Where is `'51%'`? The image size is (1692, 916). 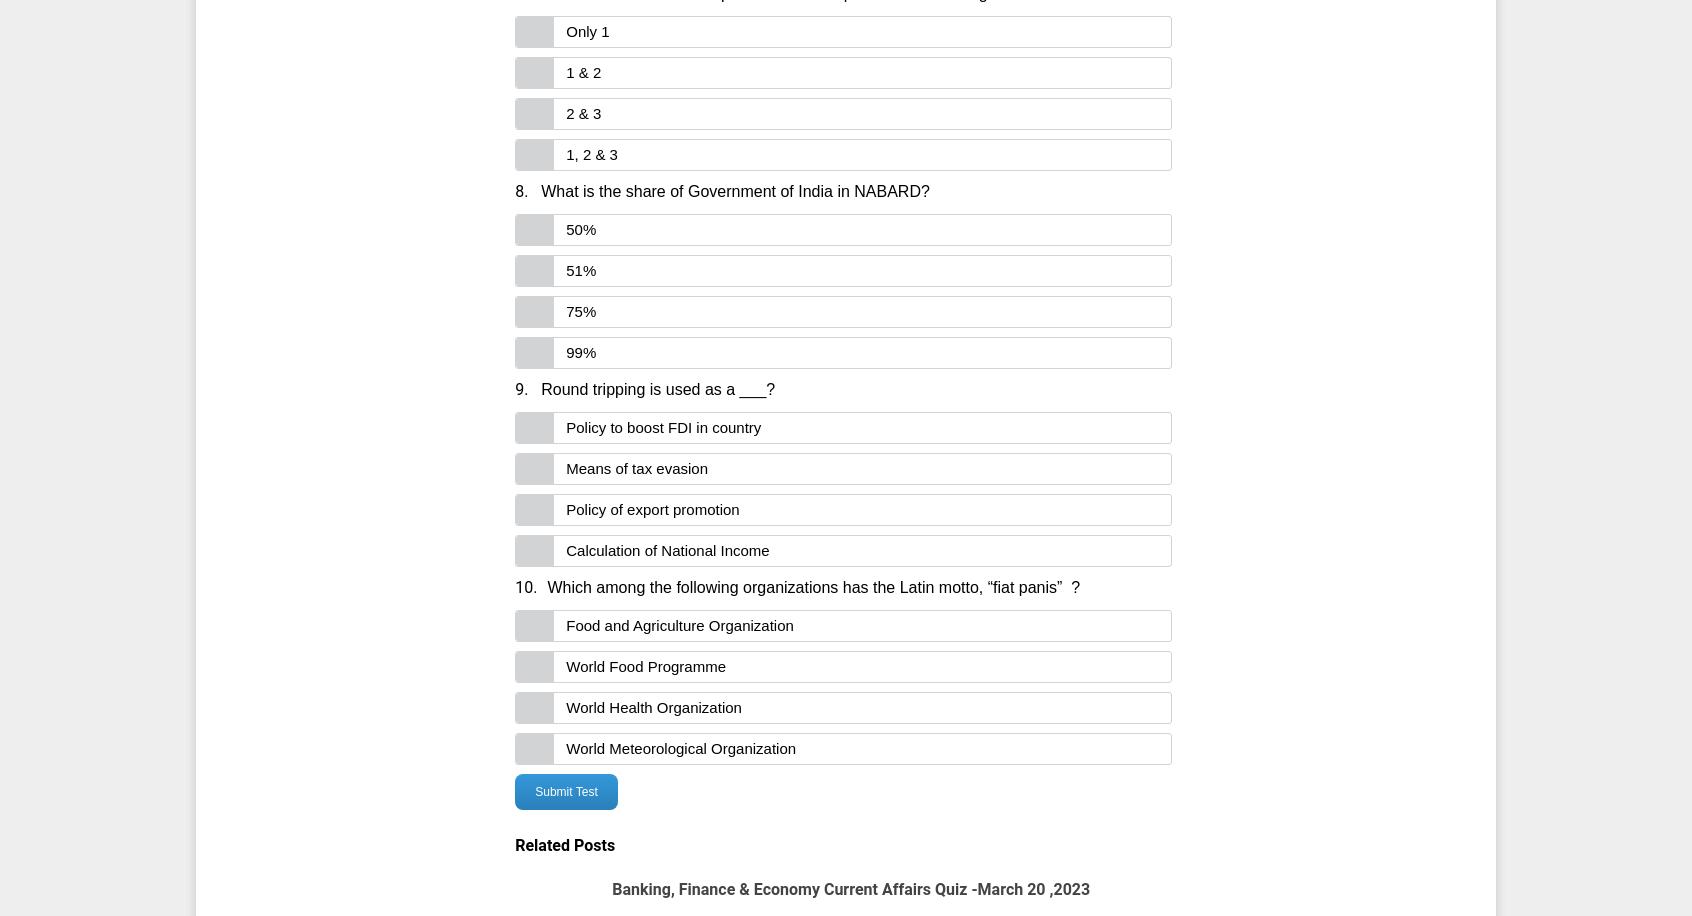 '51%' is located at coordinates (580, 270).